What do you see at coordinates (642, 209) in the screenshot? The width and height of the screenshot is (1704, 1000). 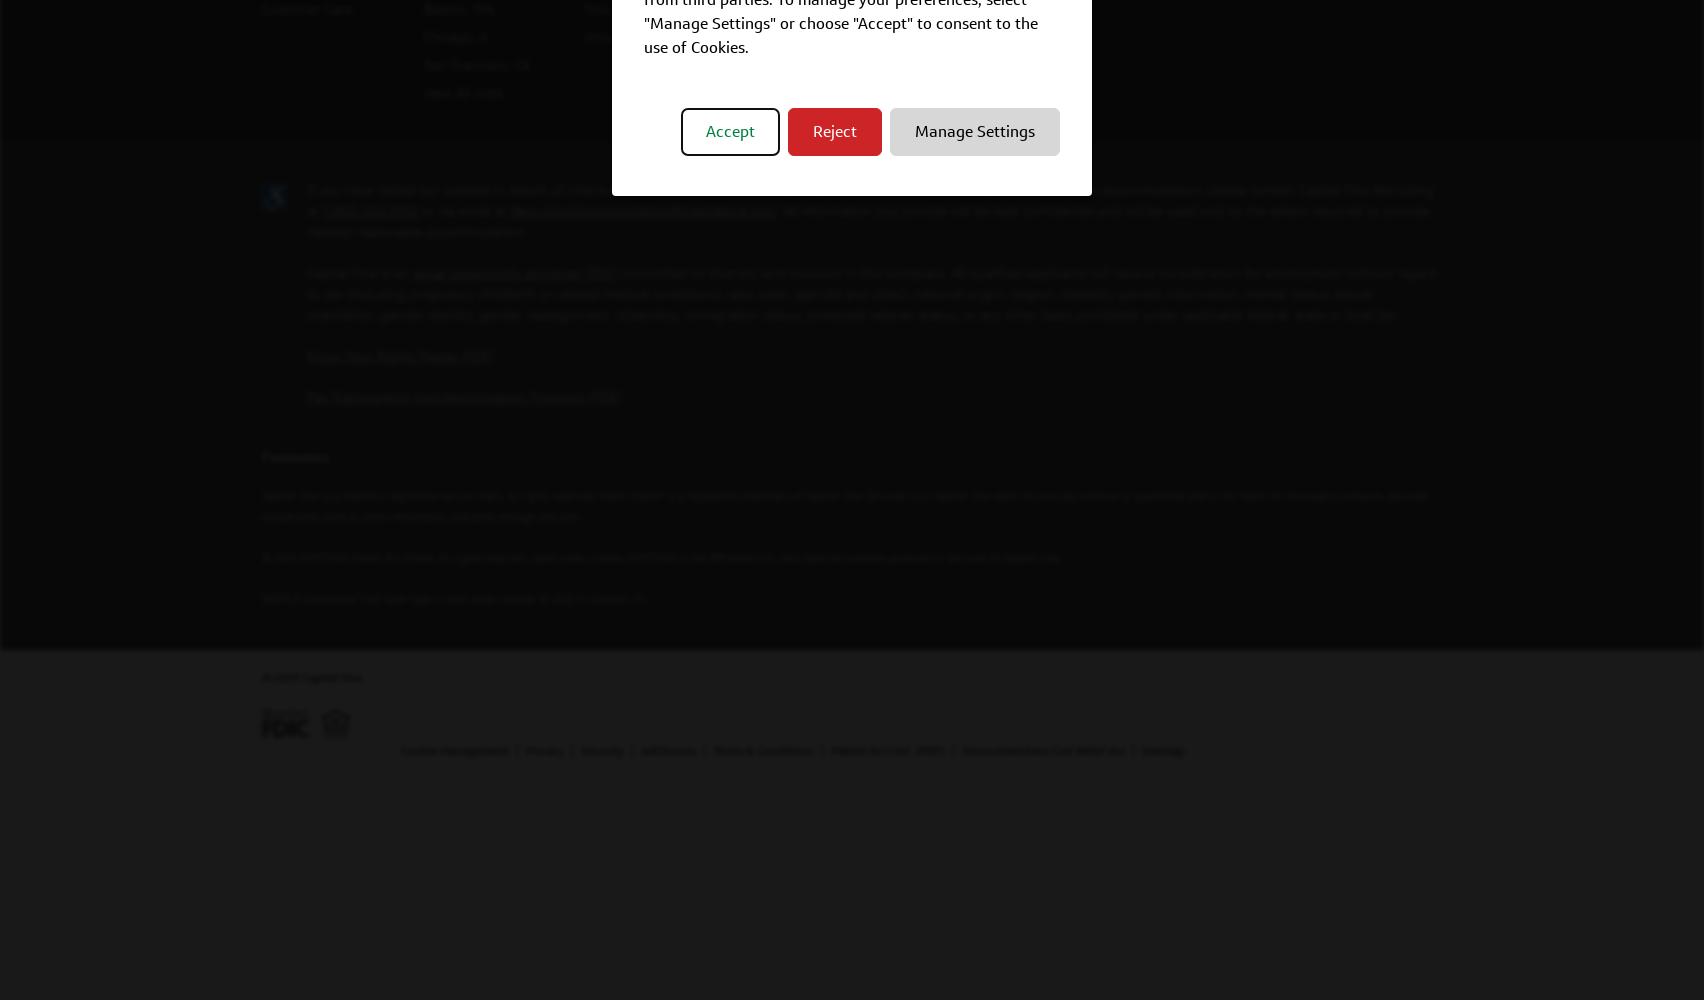 I see `'RecruitingAccommodation@capitalone.com'` at bounding box center [642, 209].